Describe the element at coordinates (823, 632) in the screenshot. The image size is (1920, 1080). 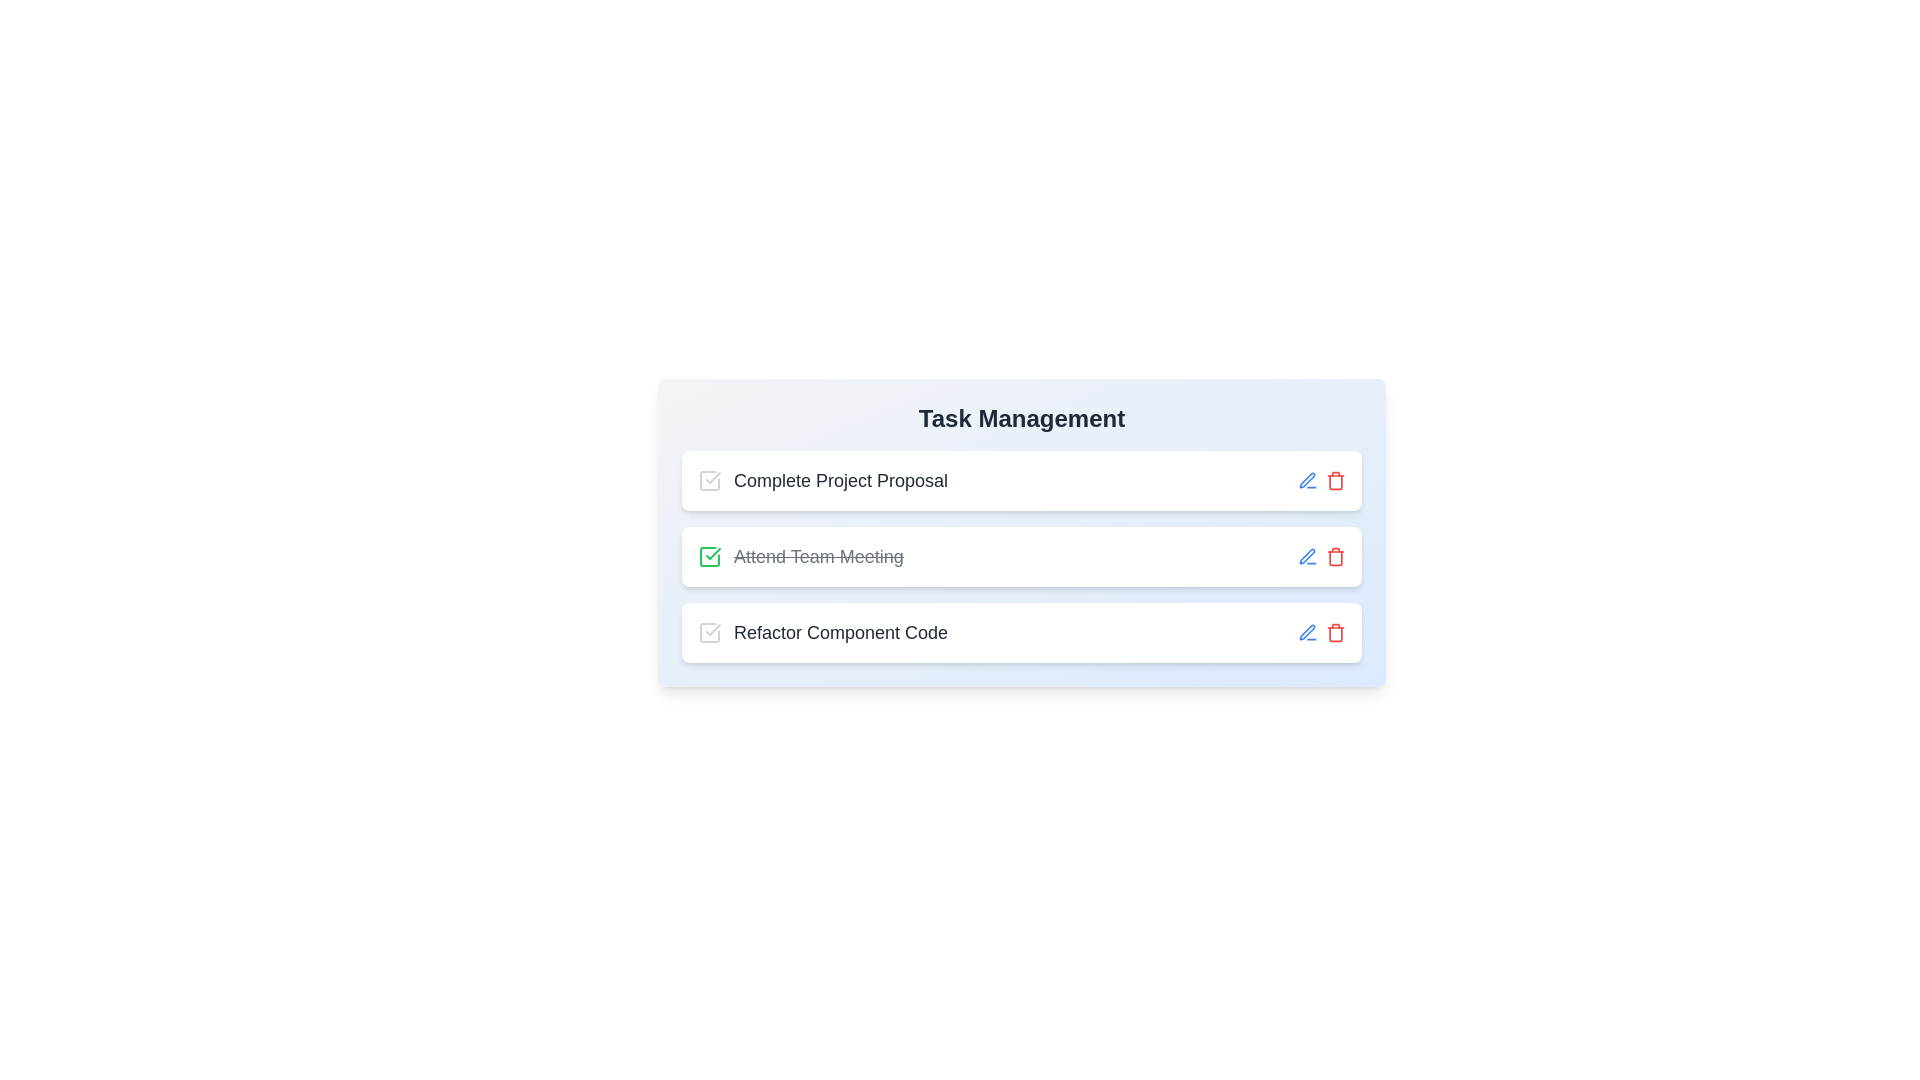
I see `the 'Refactor Component Code' text element in the Task Management section to mark it as selected` at that location.